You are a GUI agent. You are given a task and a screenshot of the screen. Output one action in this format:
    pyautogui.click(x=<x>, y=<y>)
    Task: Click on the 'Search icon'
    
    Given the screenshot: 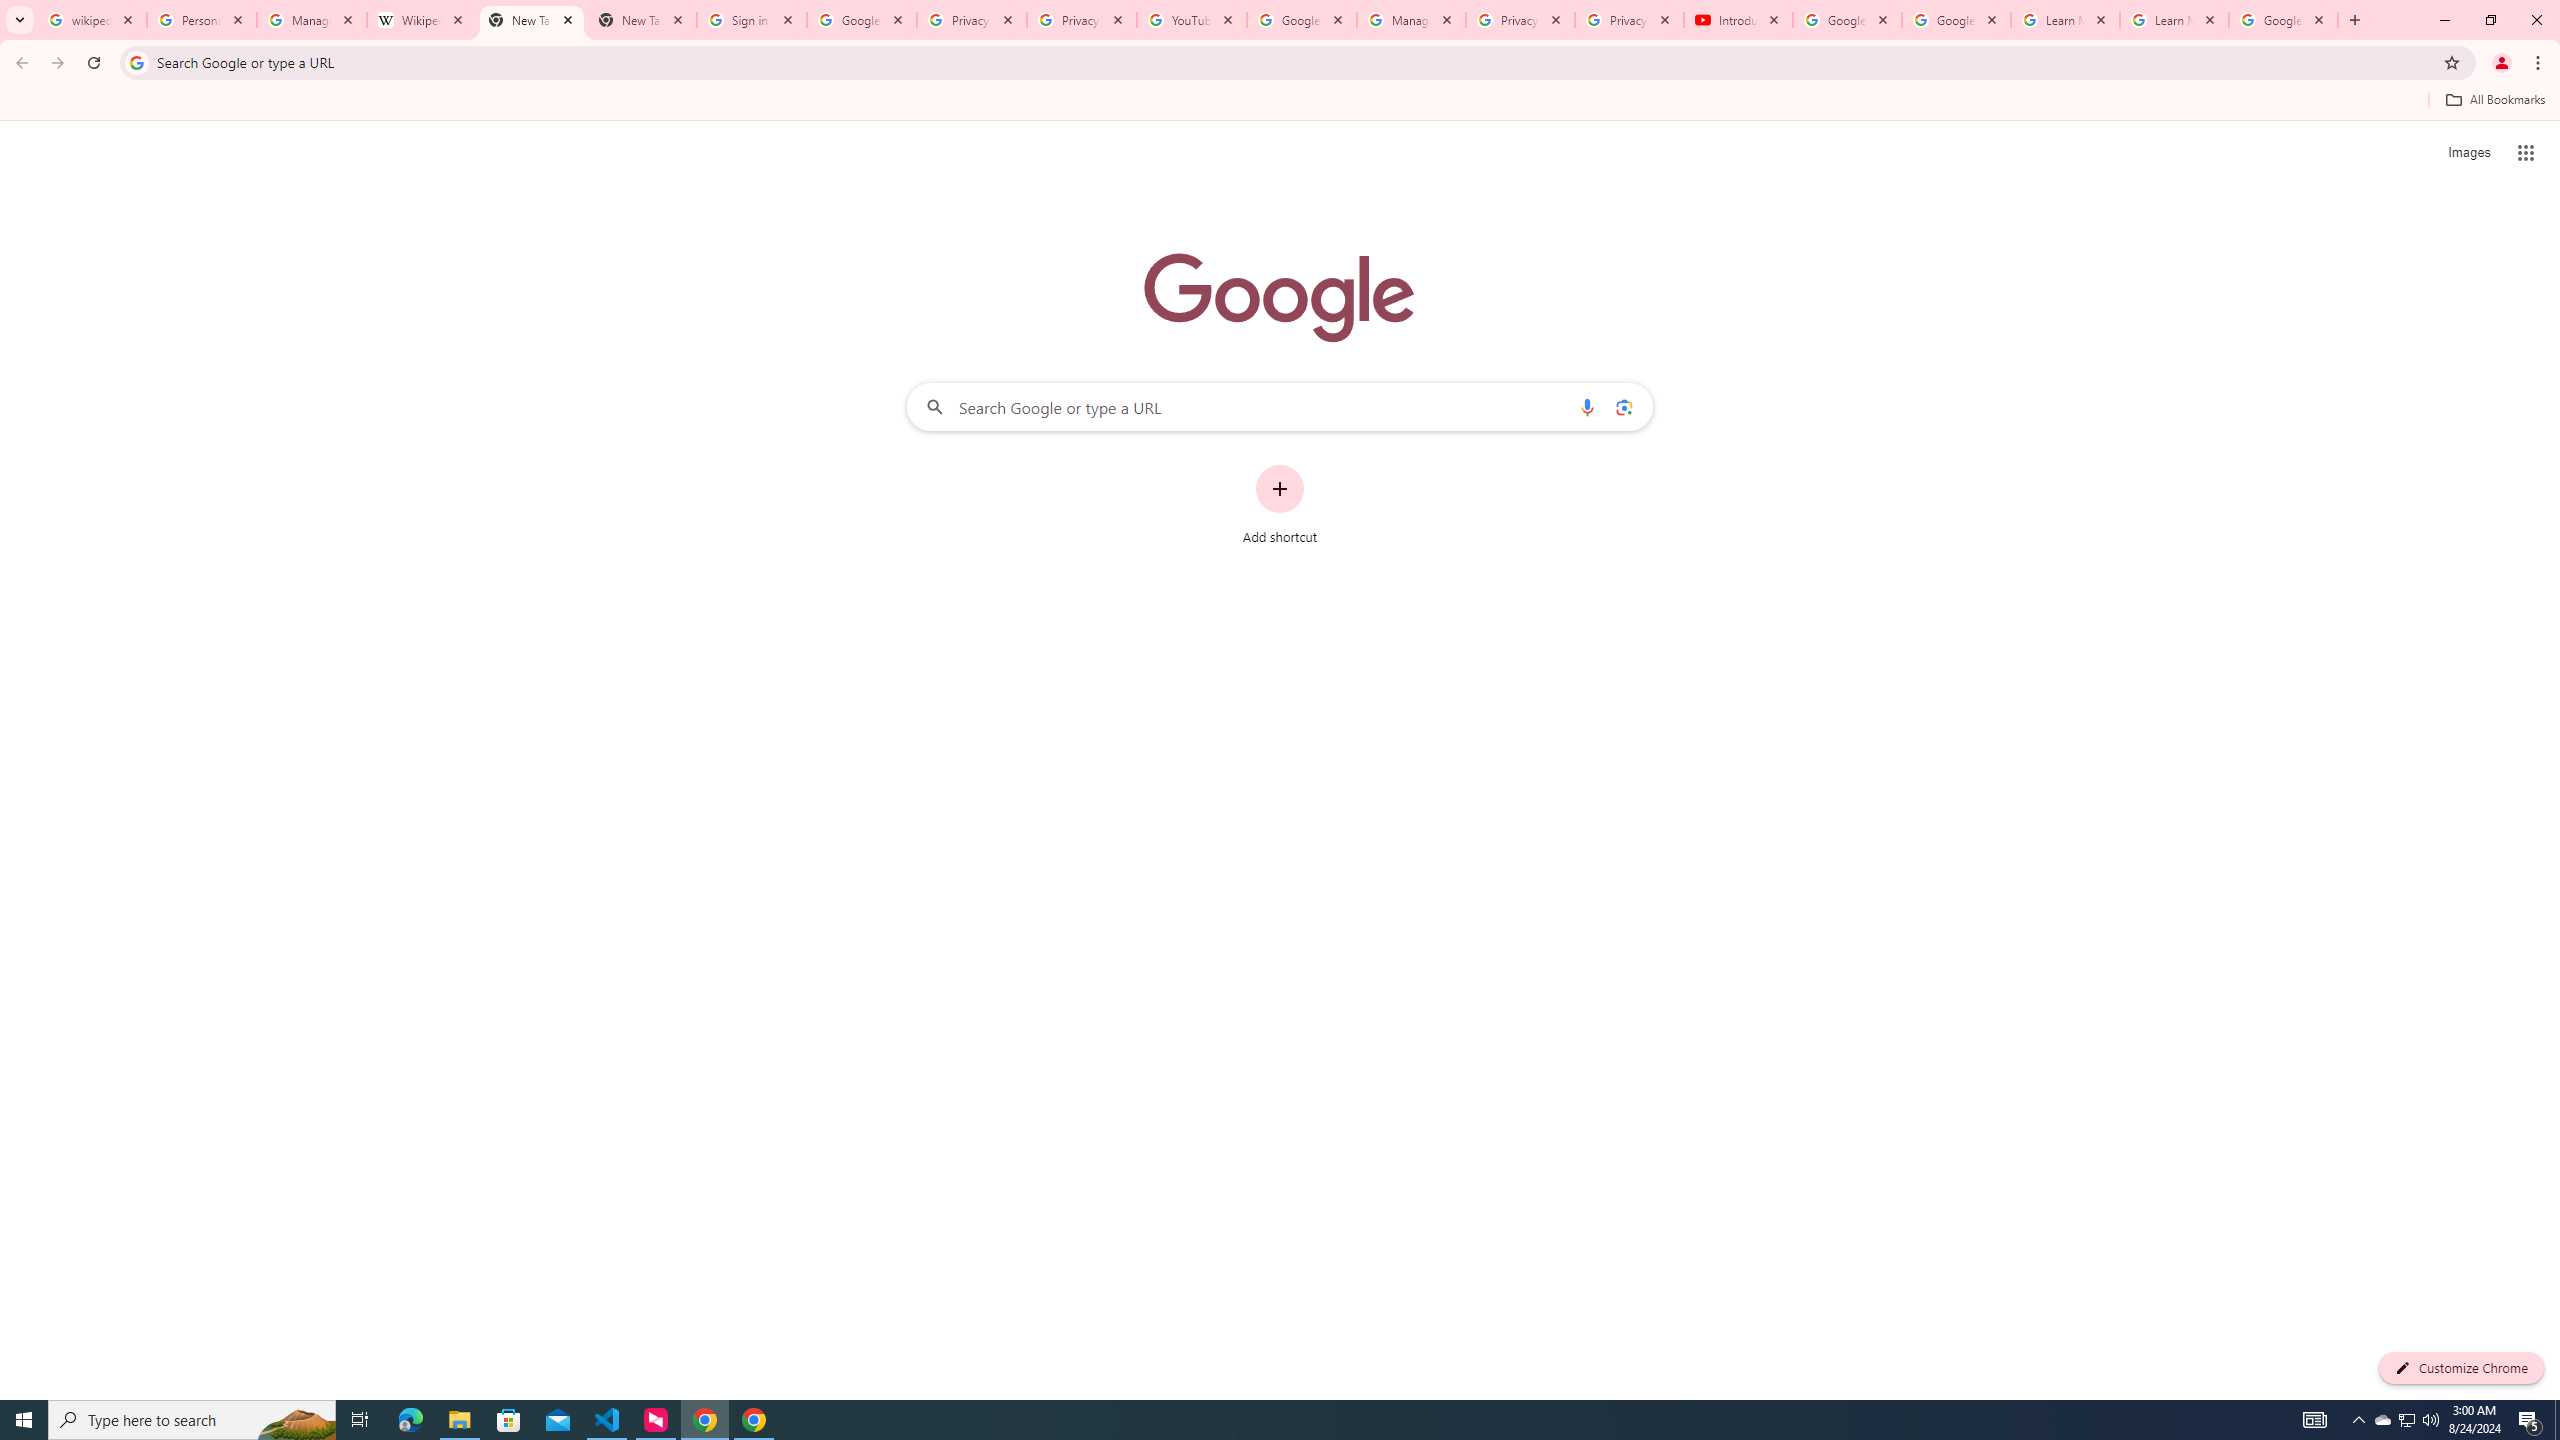 What is the action you would take?
    pyautogui.click(x=135, y=61)
    